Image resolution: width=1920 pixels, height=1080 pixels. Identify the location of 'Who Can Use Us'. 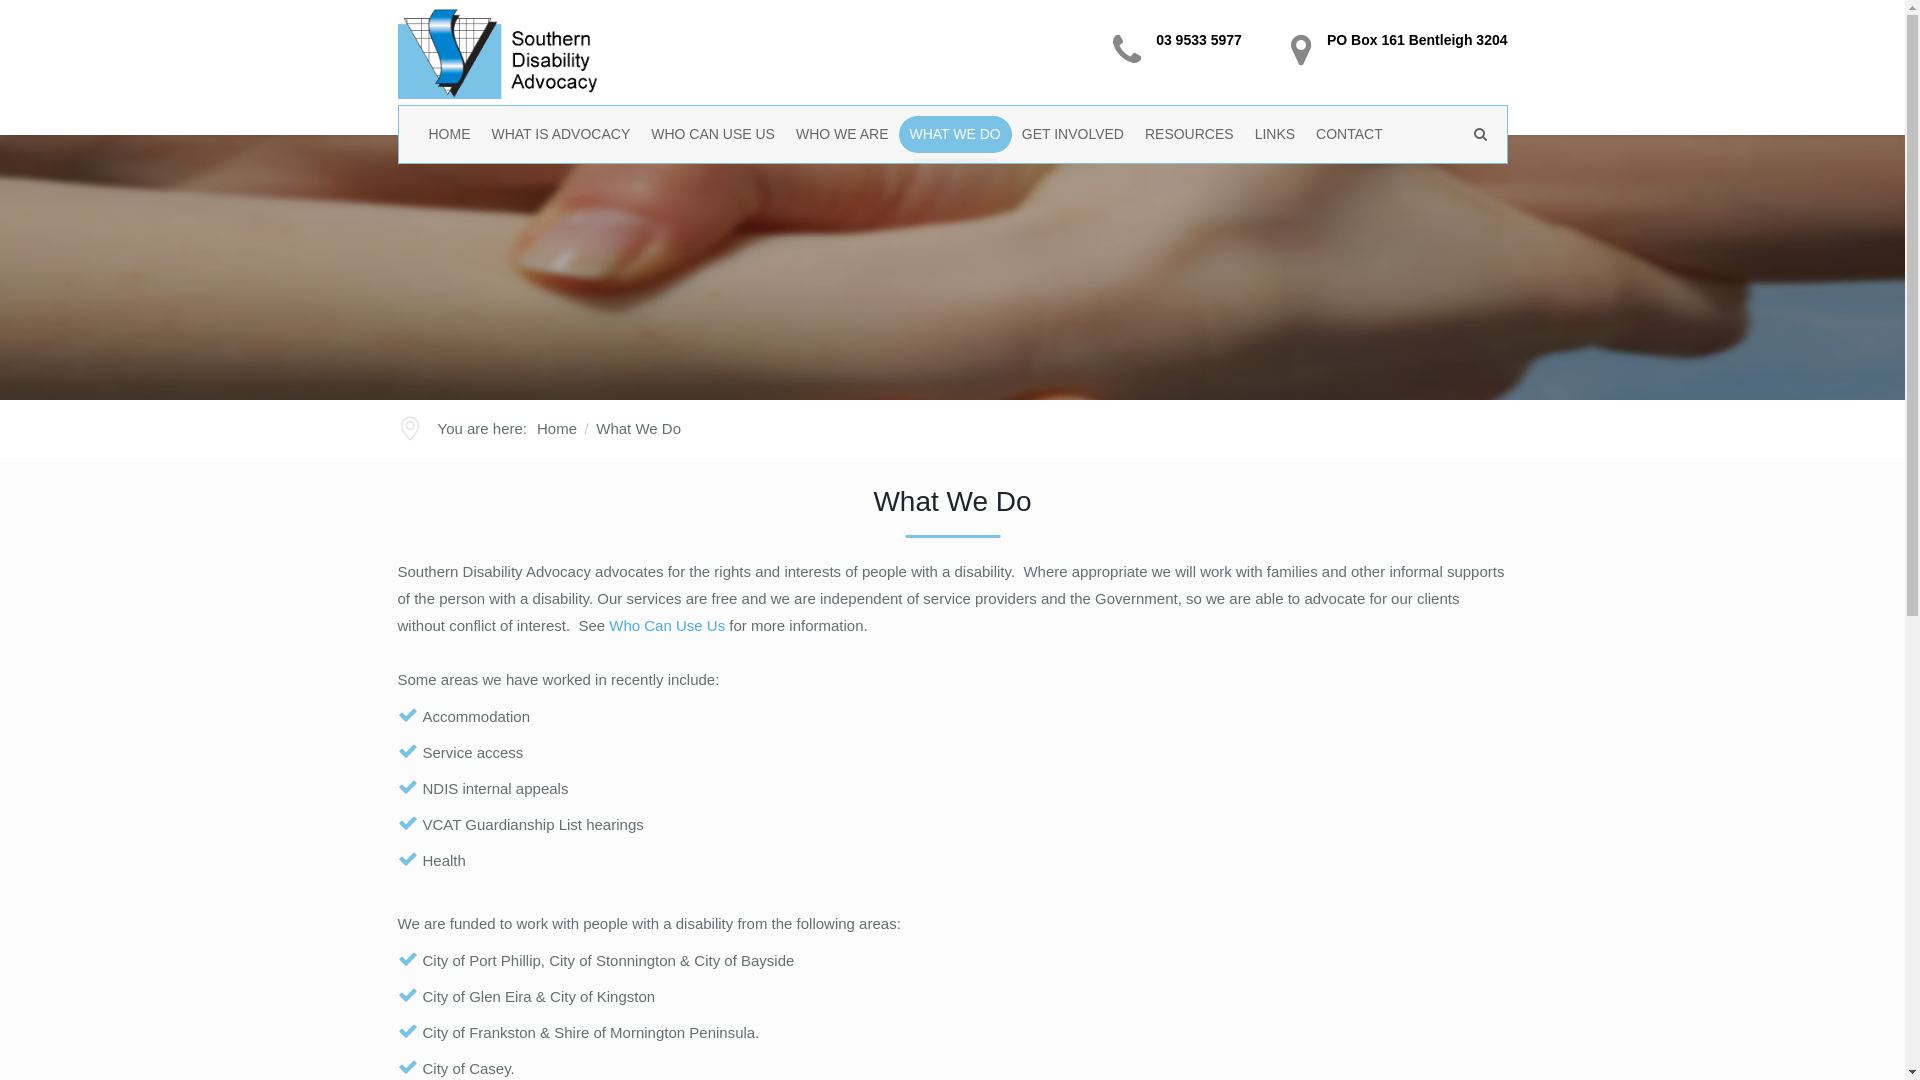
(667, 624).